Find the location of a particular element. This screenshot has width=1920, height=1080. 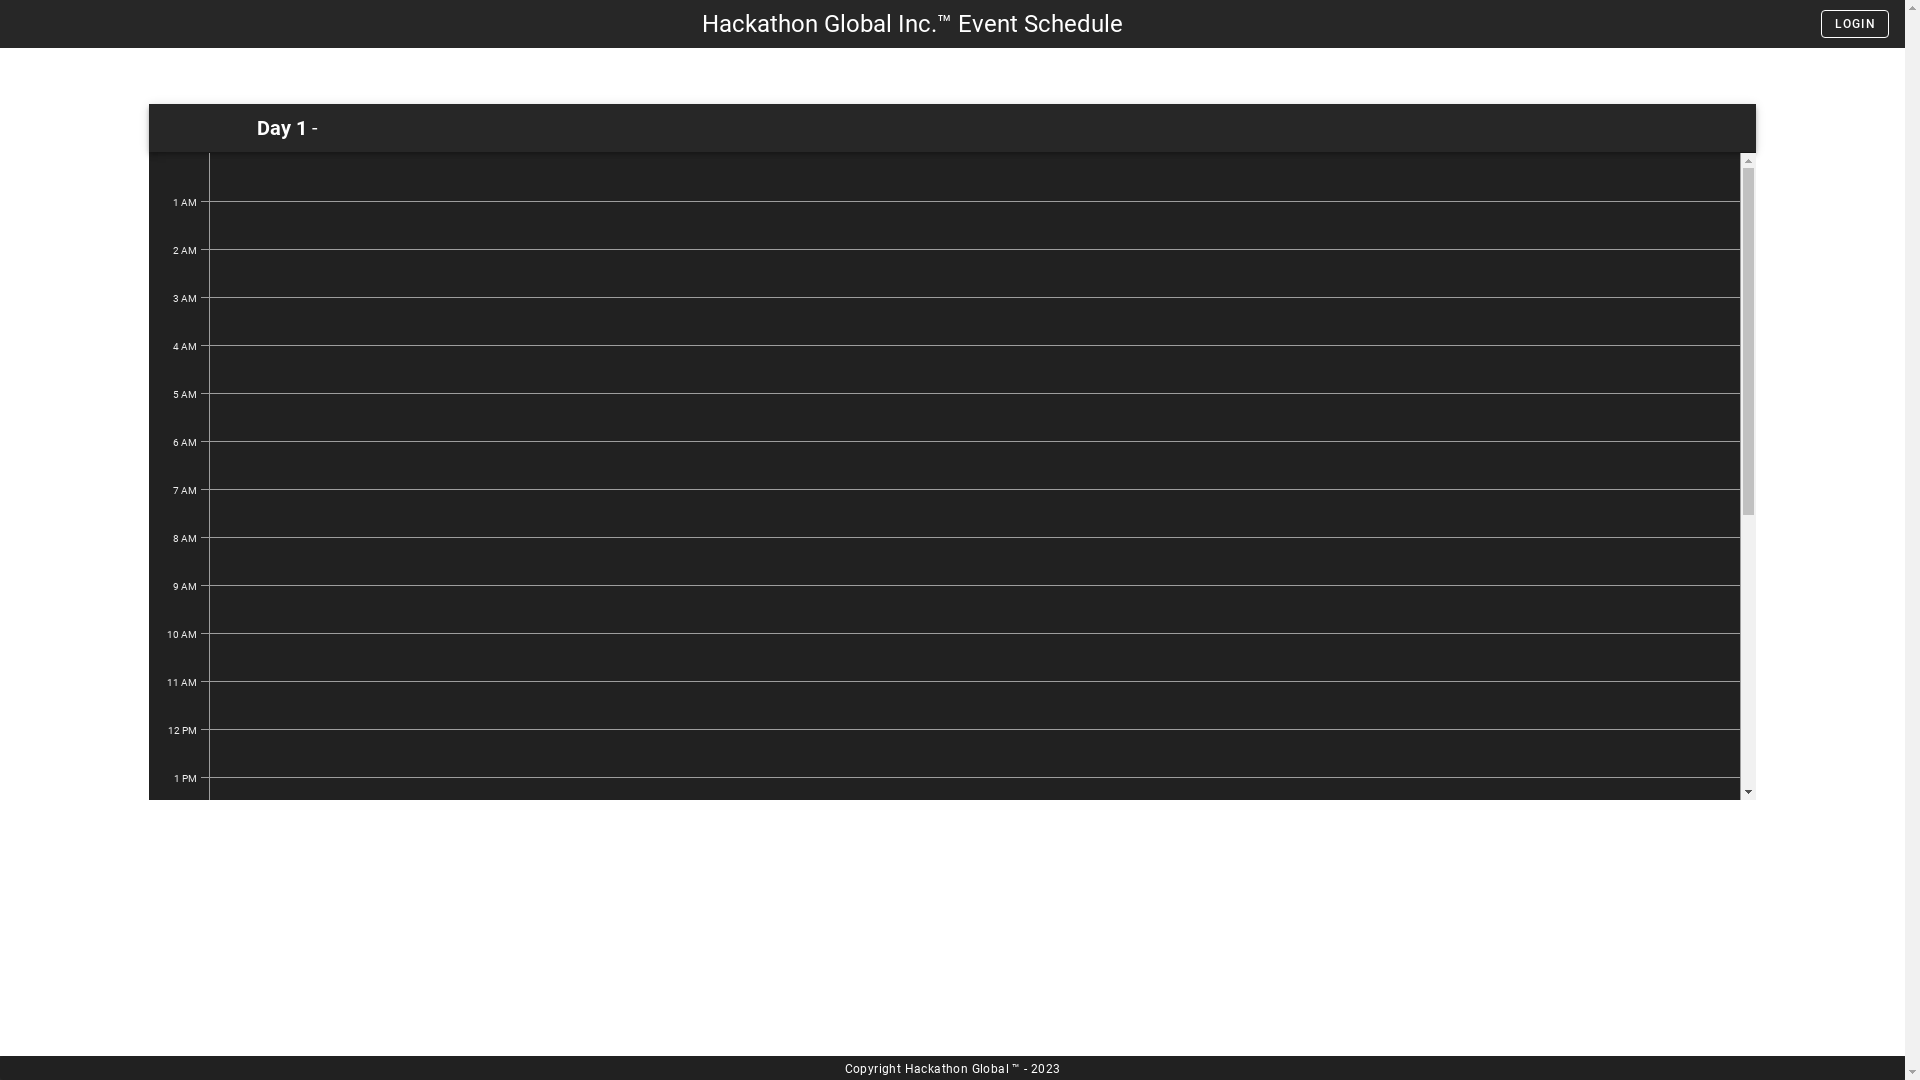

'LOGIN' is located at coordinates (1853, 23).